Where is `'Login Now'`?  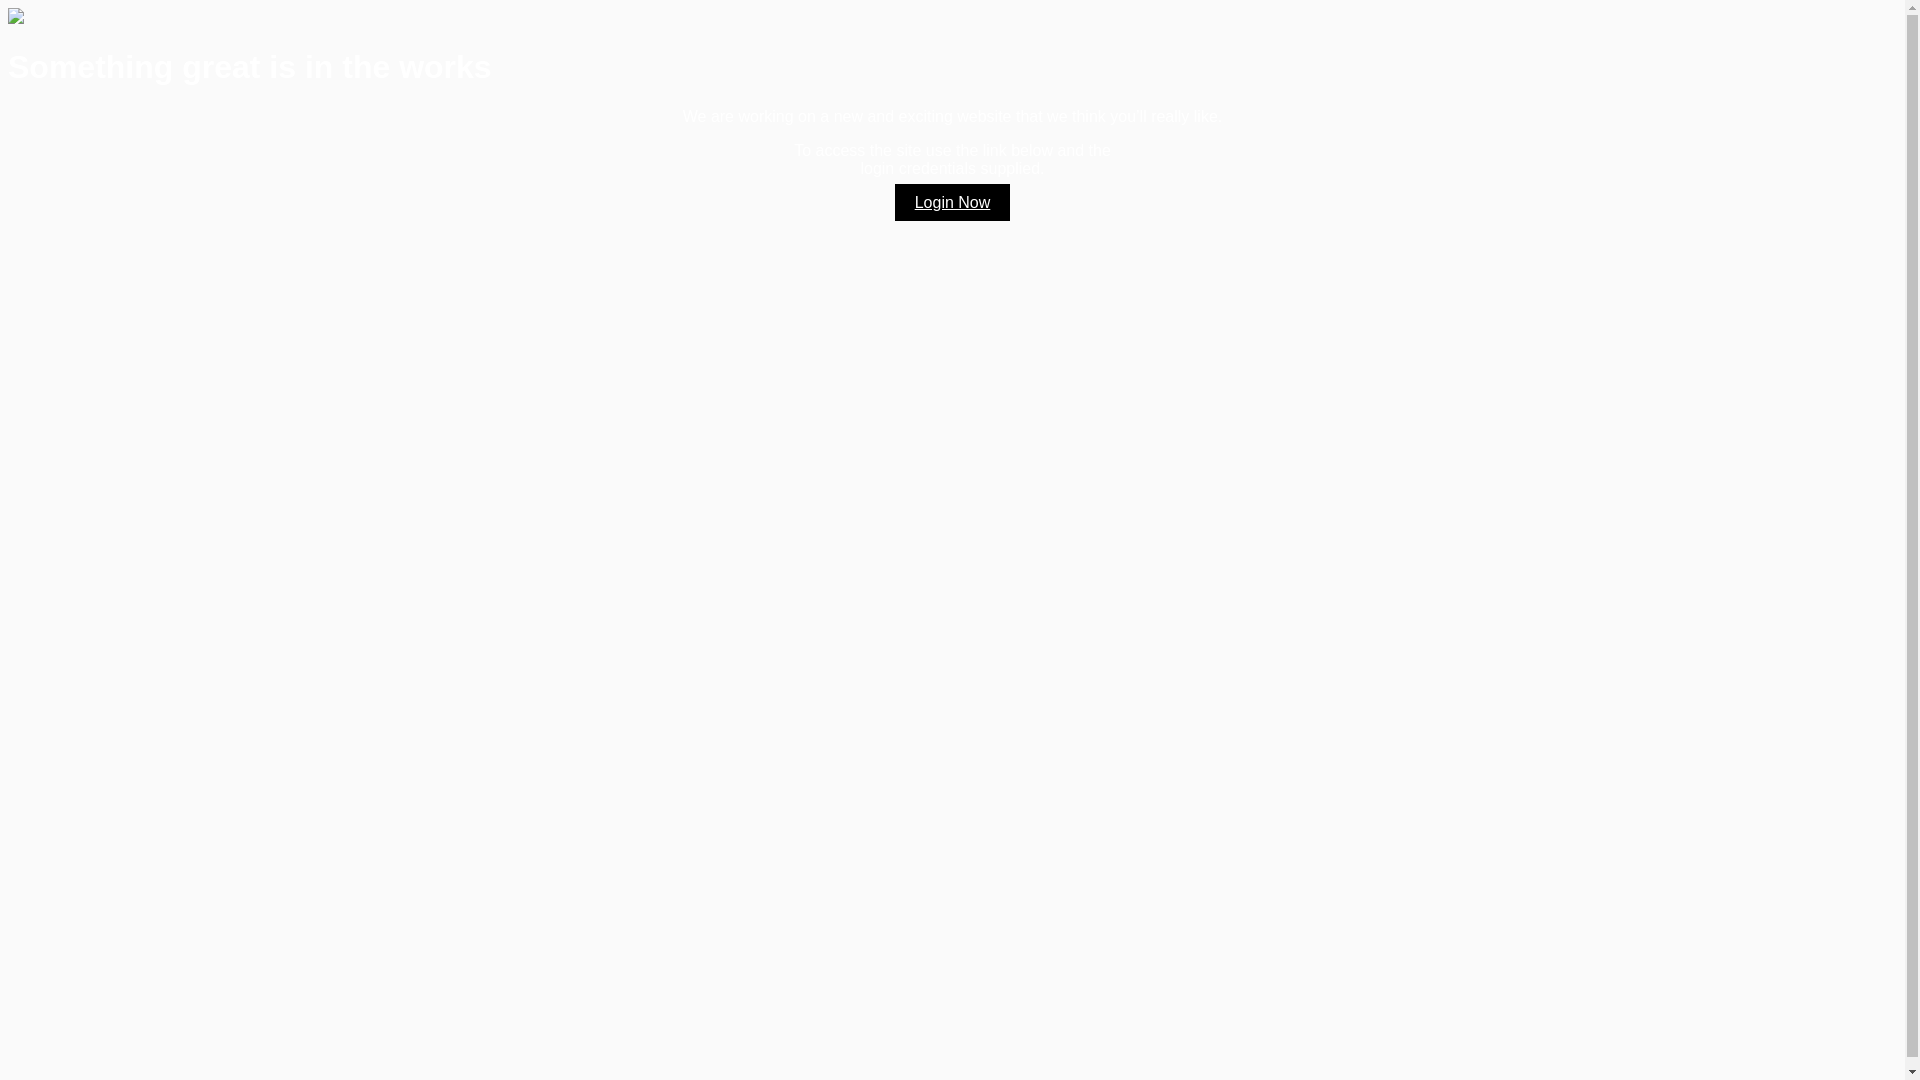
'Login Now' is located at coordinates (893, 202).